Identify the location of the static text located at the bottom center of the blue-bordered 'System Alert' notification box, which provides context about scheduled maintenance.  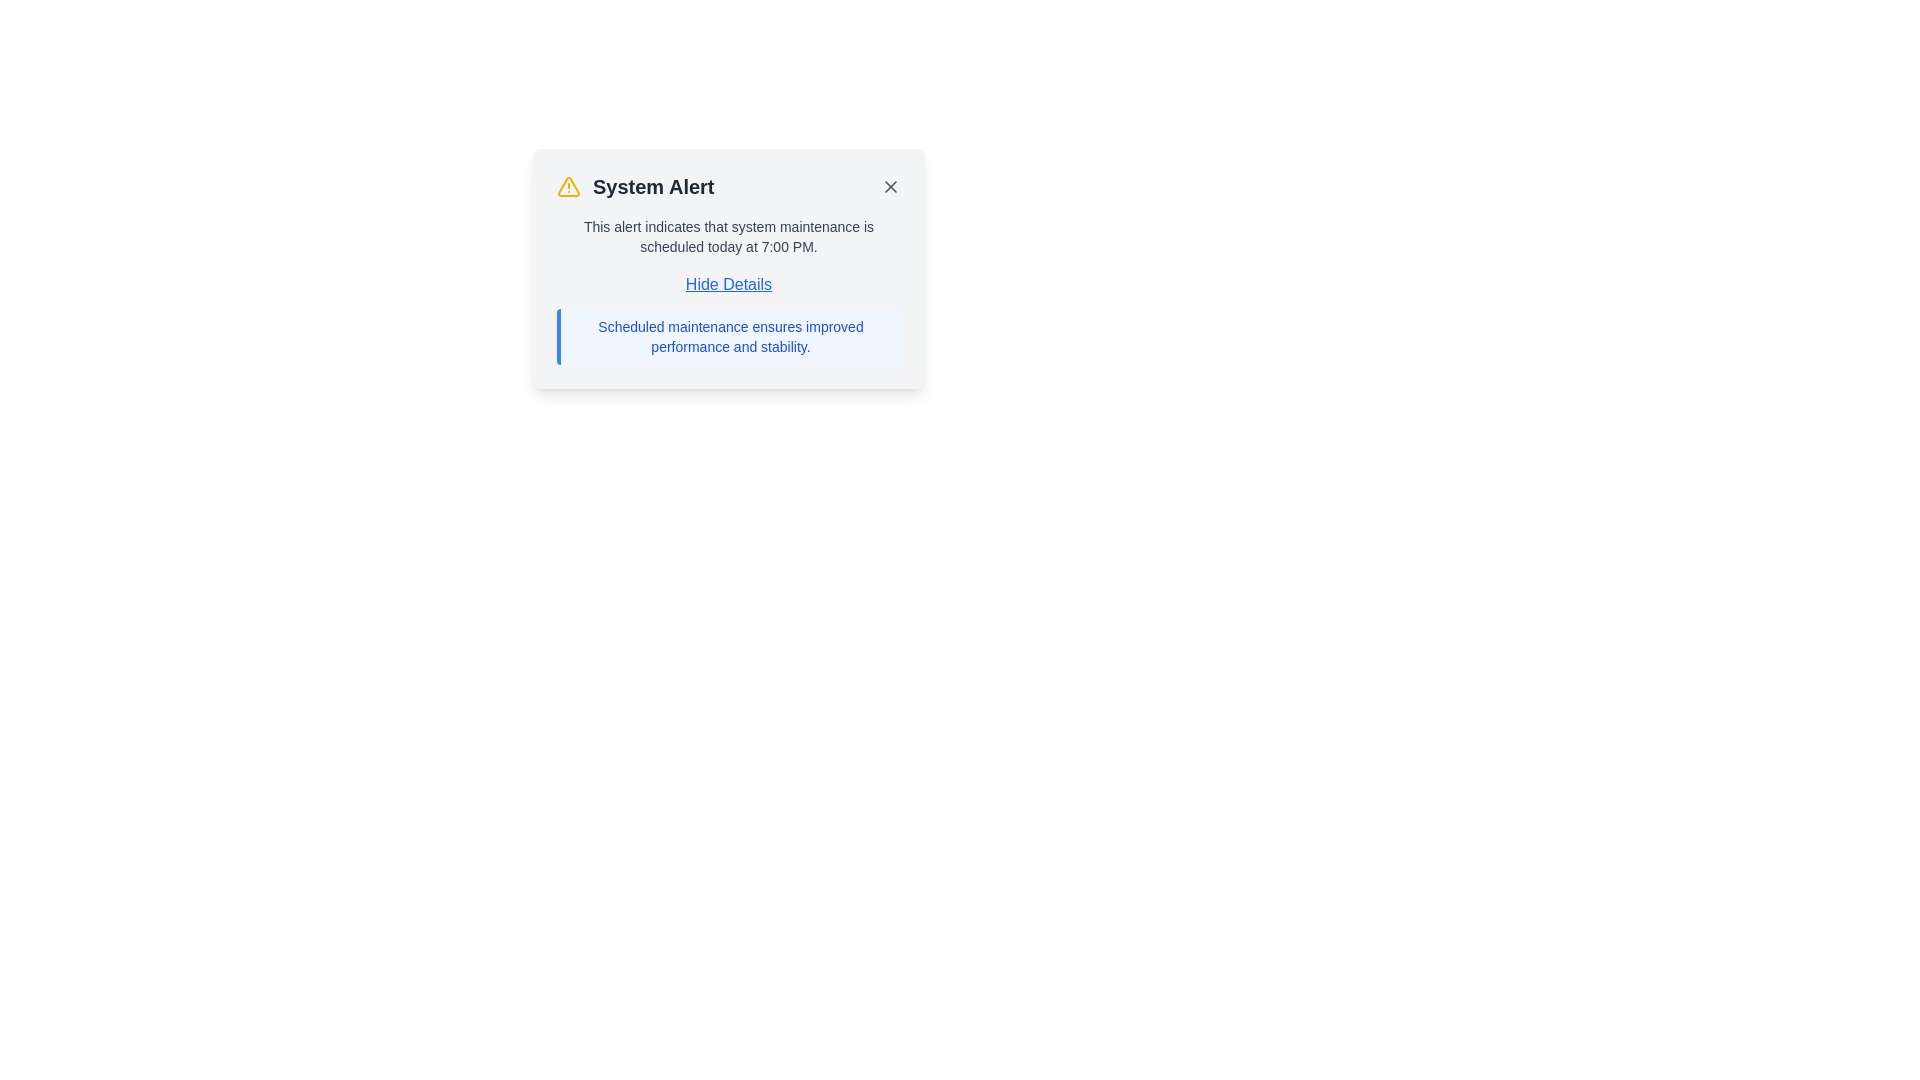
(729, 335).